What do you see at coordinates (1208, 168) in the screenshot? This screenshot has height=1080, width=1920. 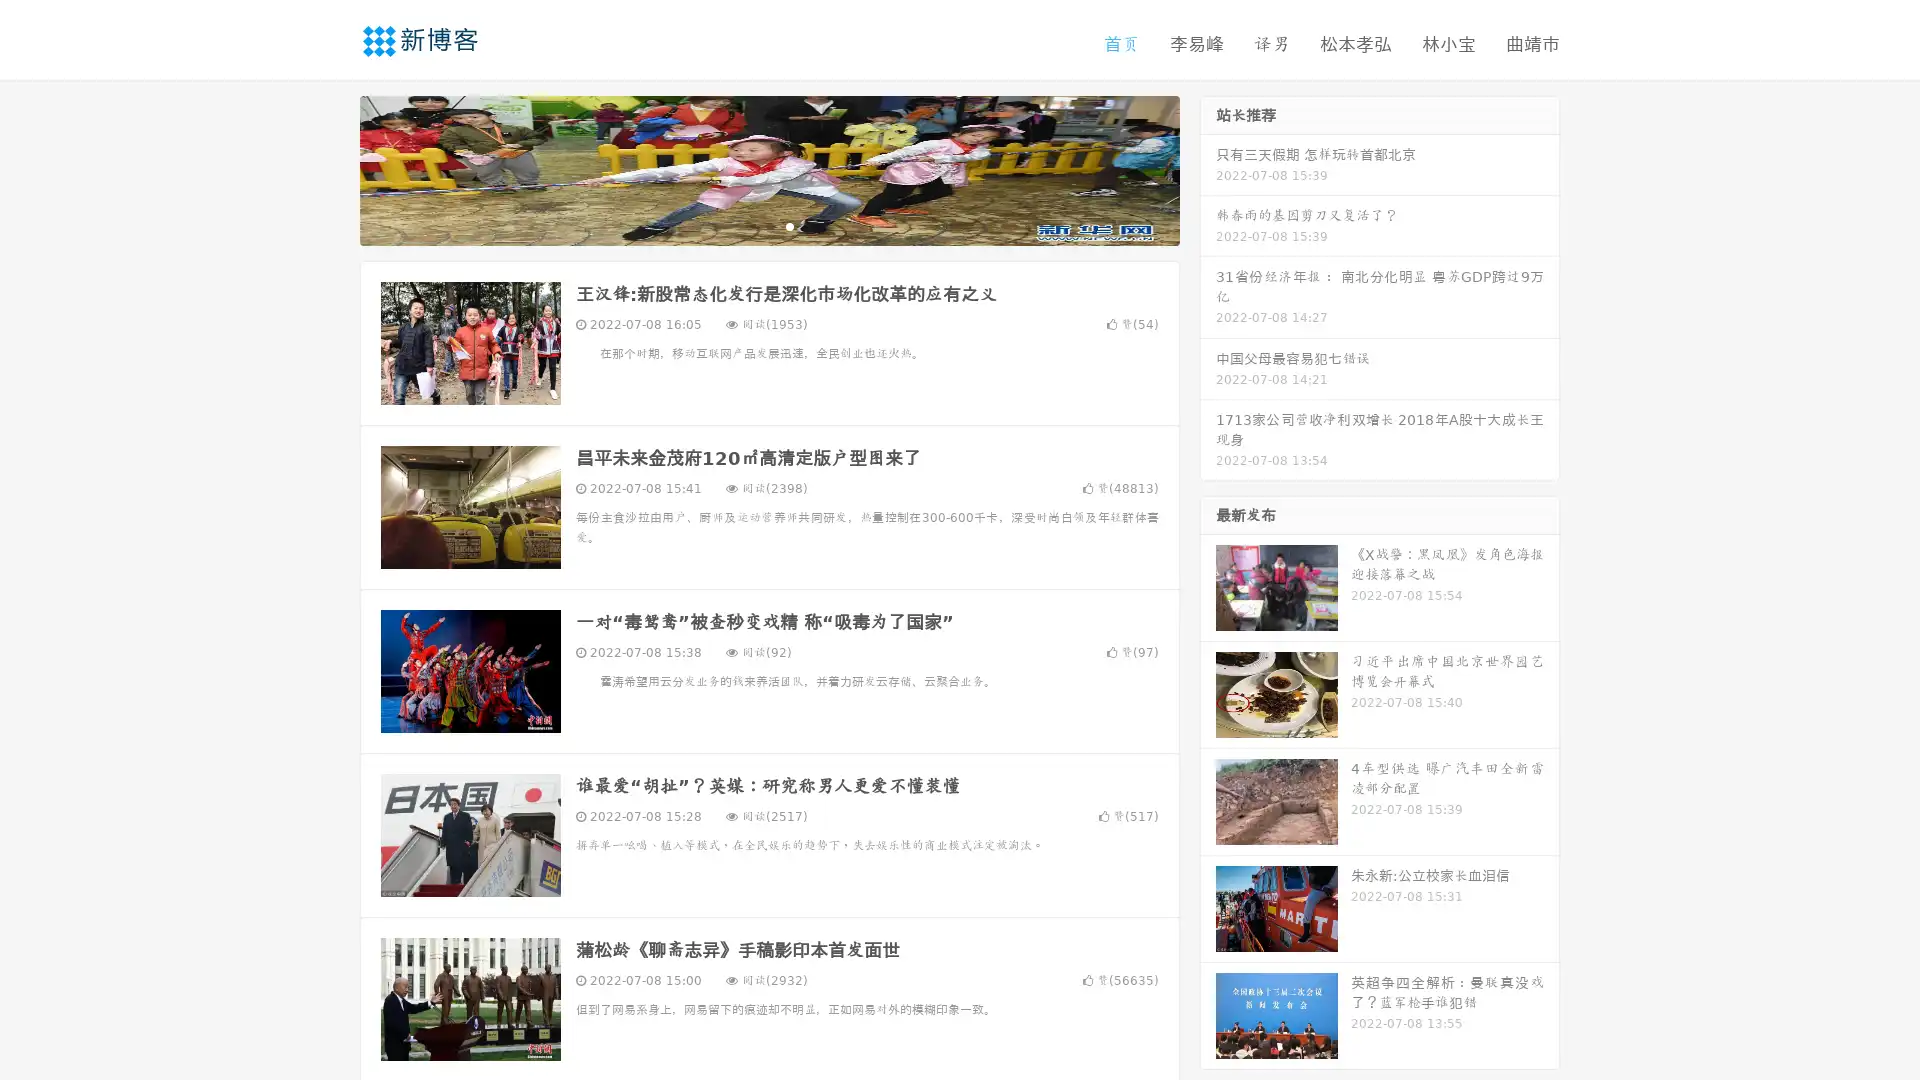 I see `Next slide` at bounding box center [1208, 168].